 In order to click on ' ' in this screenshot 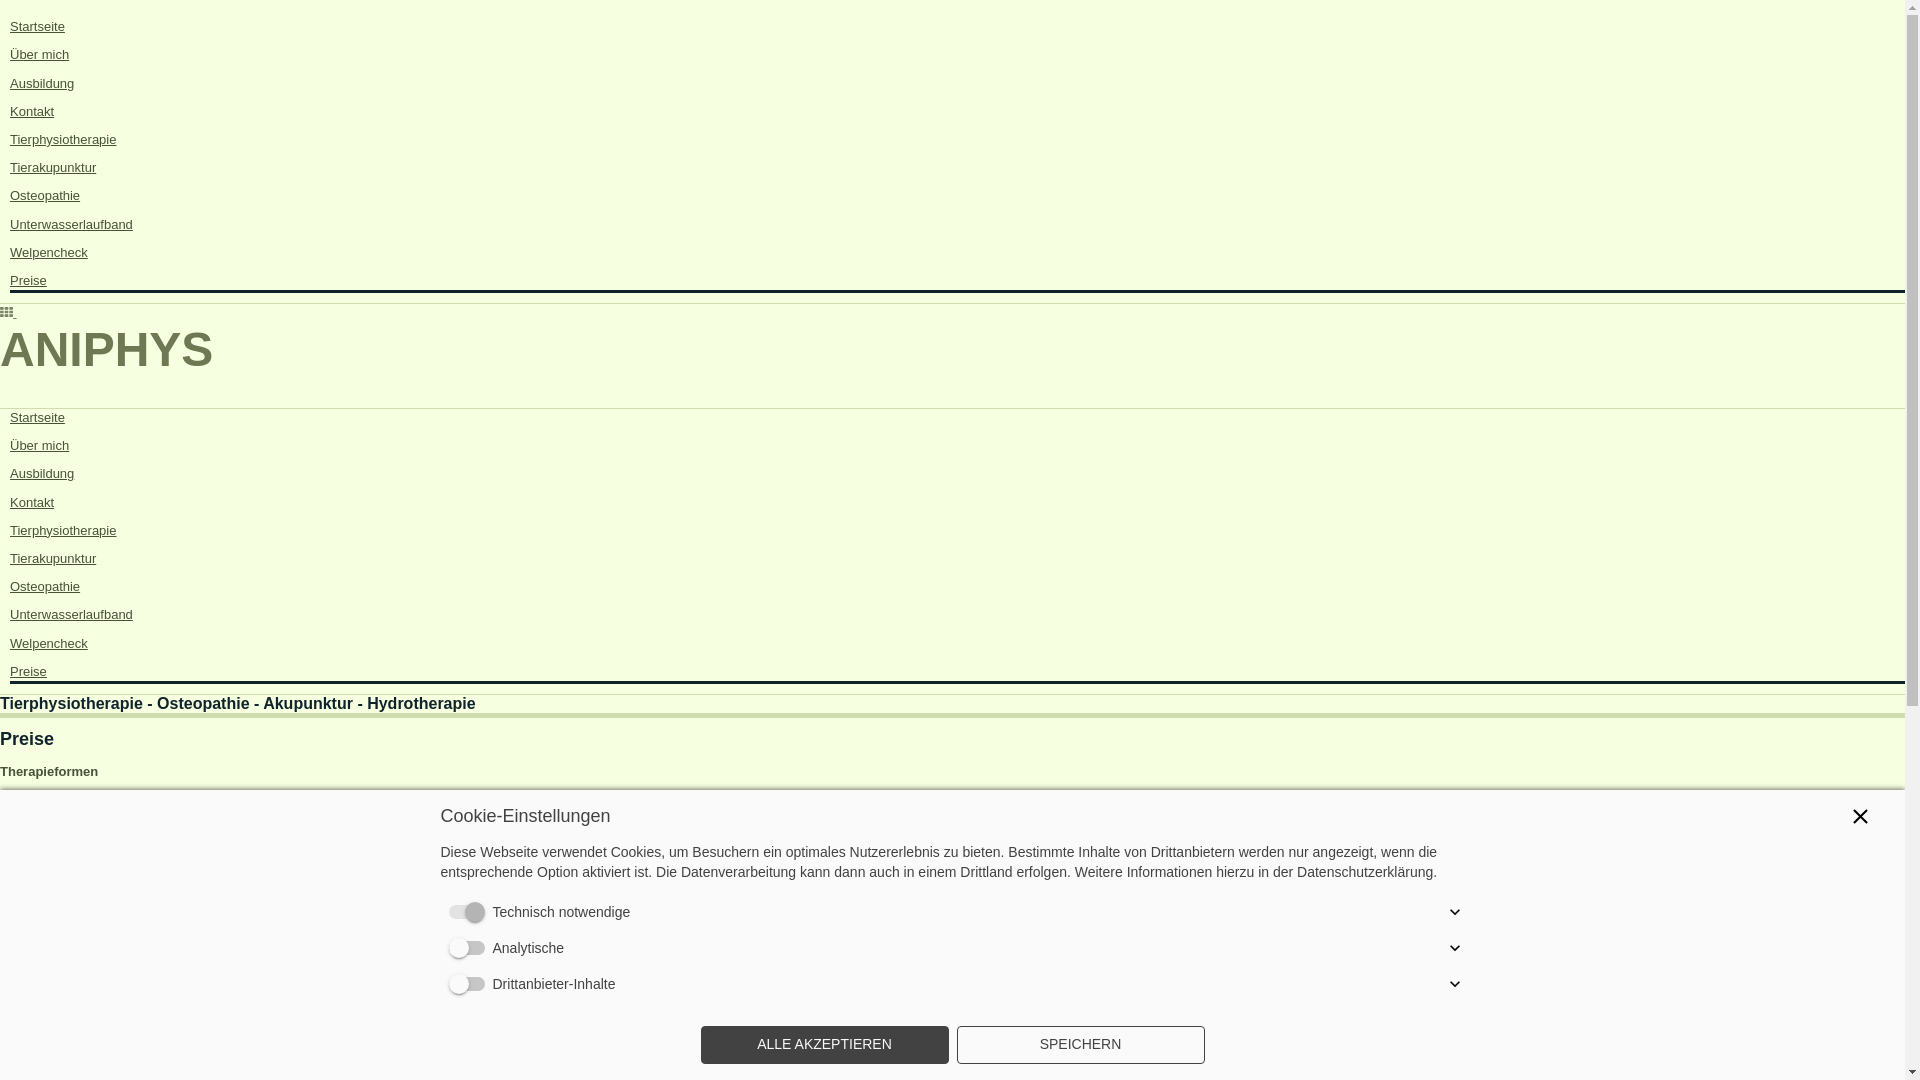, I will do `click(8, 312)`.